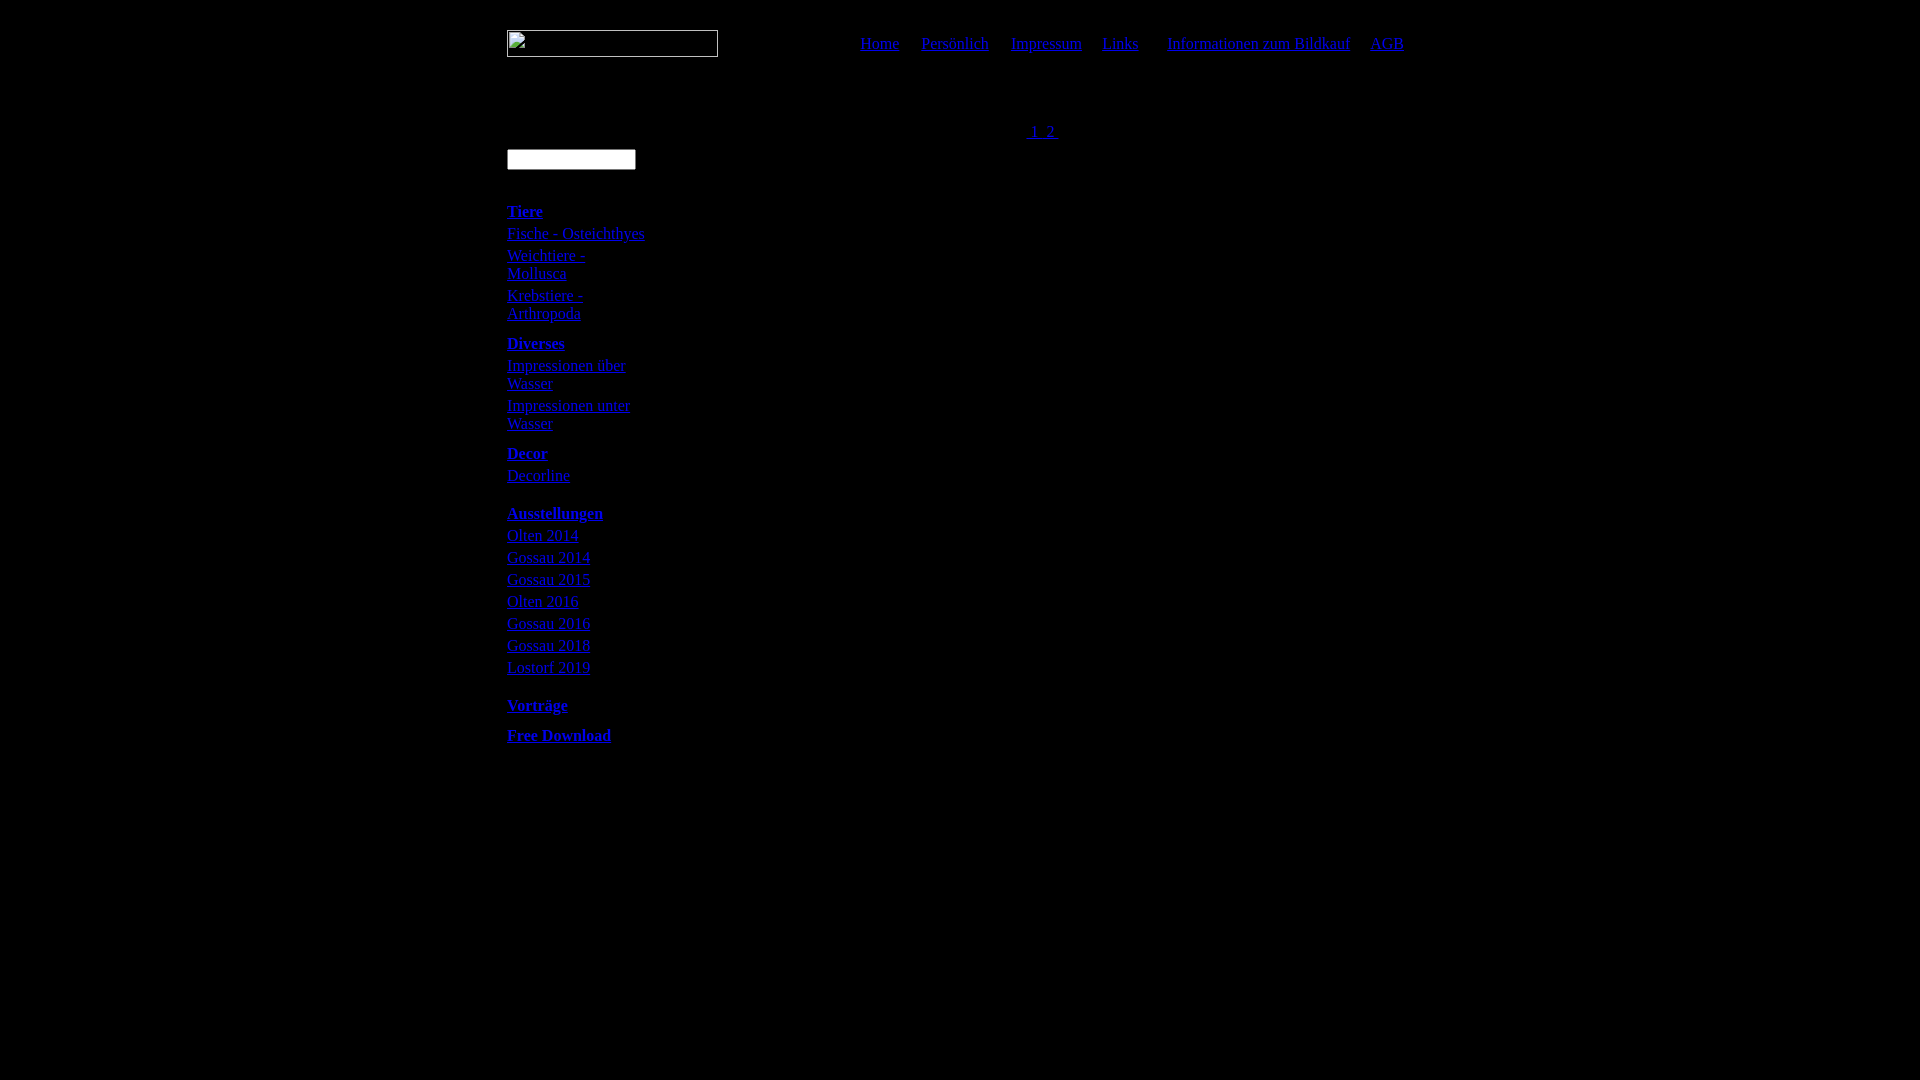 Image resolution: width=1920 pixels, height=1080 pixels. What do you see at coordinates (558, 735) in the screenshot?
I see `'Free Download'` at bounding box center [558, 735].